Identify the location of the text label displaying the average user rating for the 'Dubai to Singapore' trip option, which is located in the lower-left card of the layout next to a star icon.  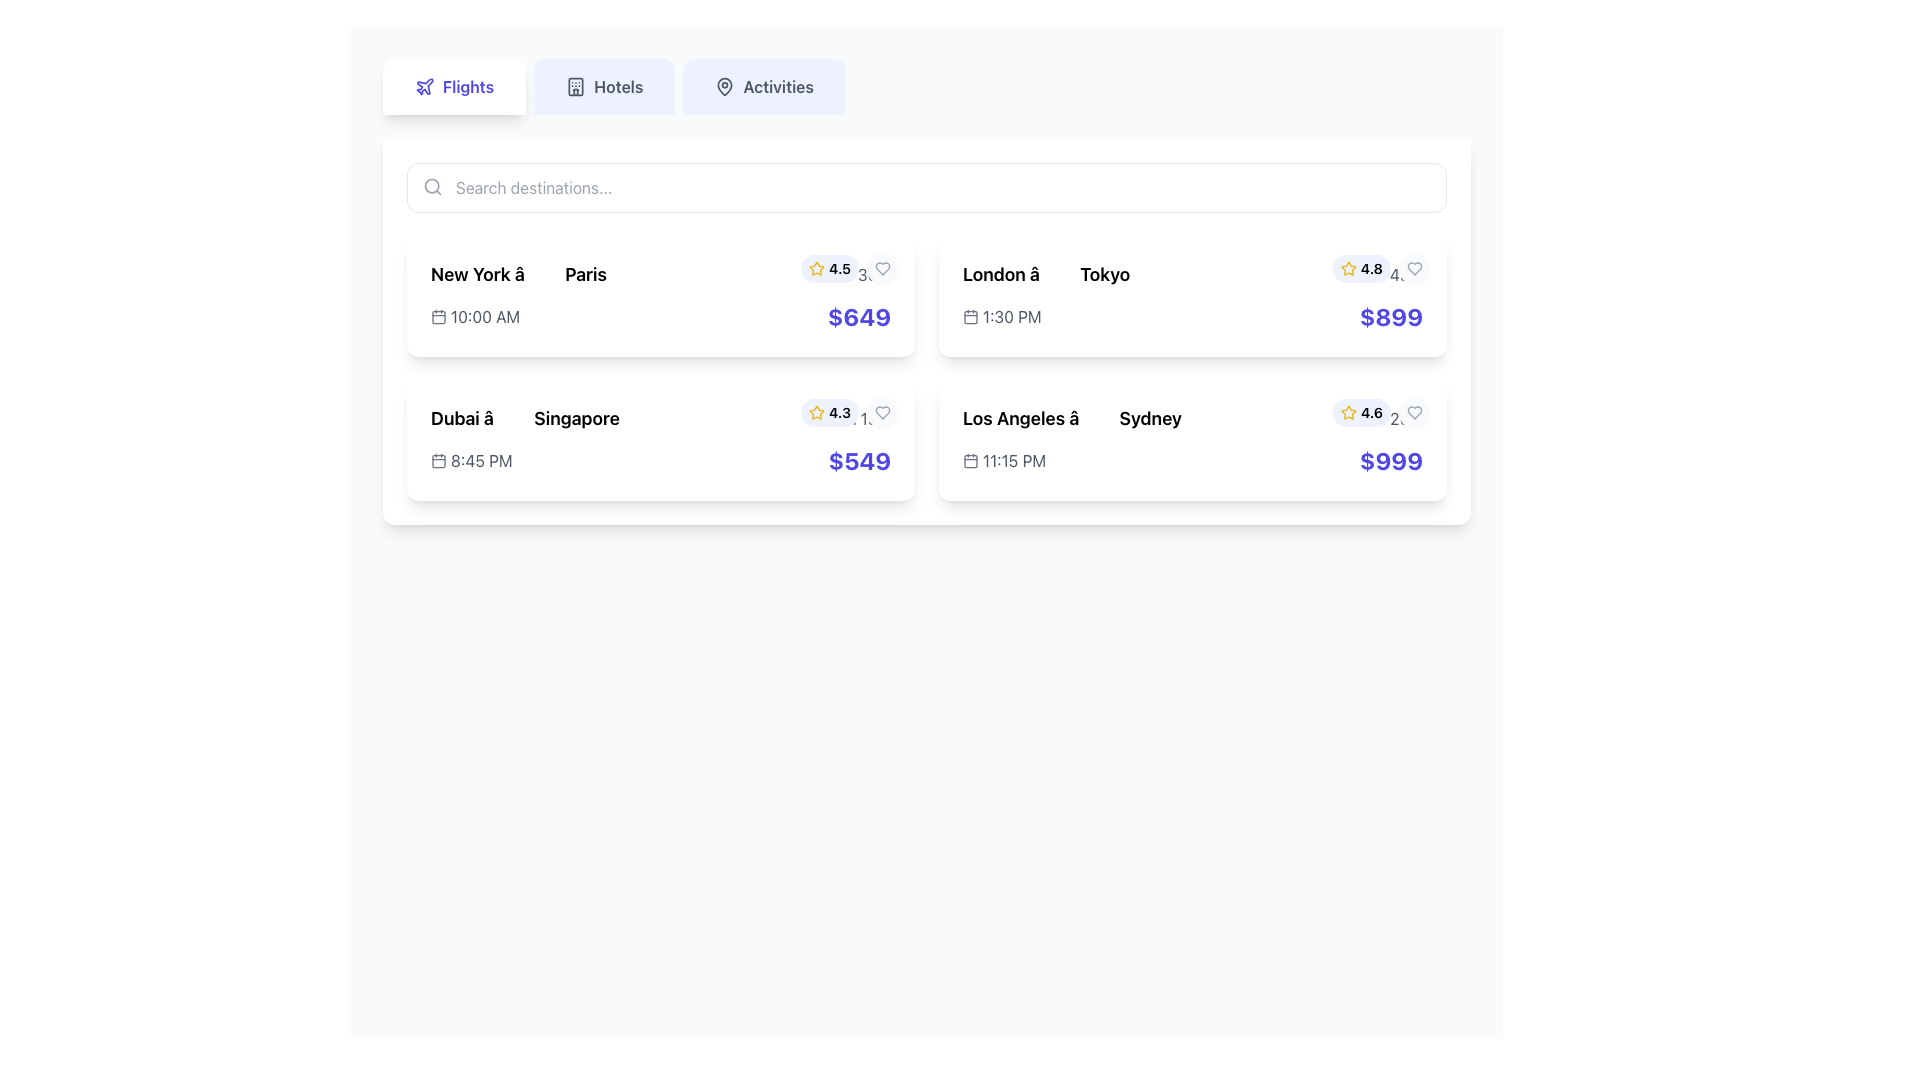
(840, 411).